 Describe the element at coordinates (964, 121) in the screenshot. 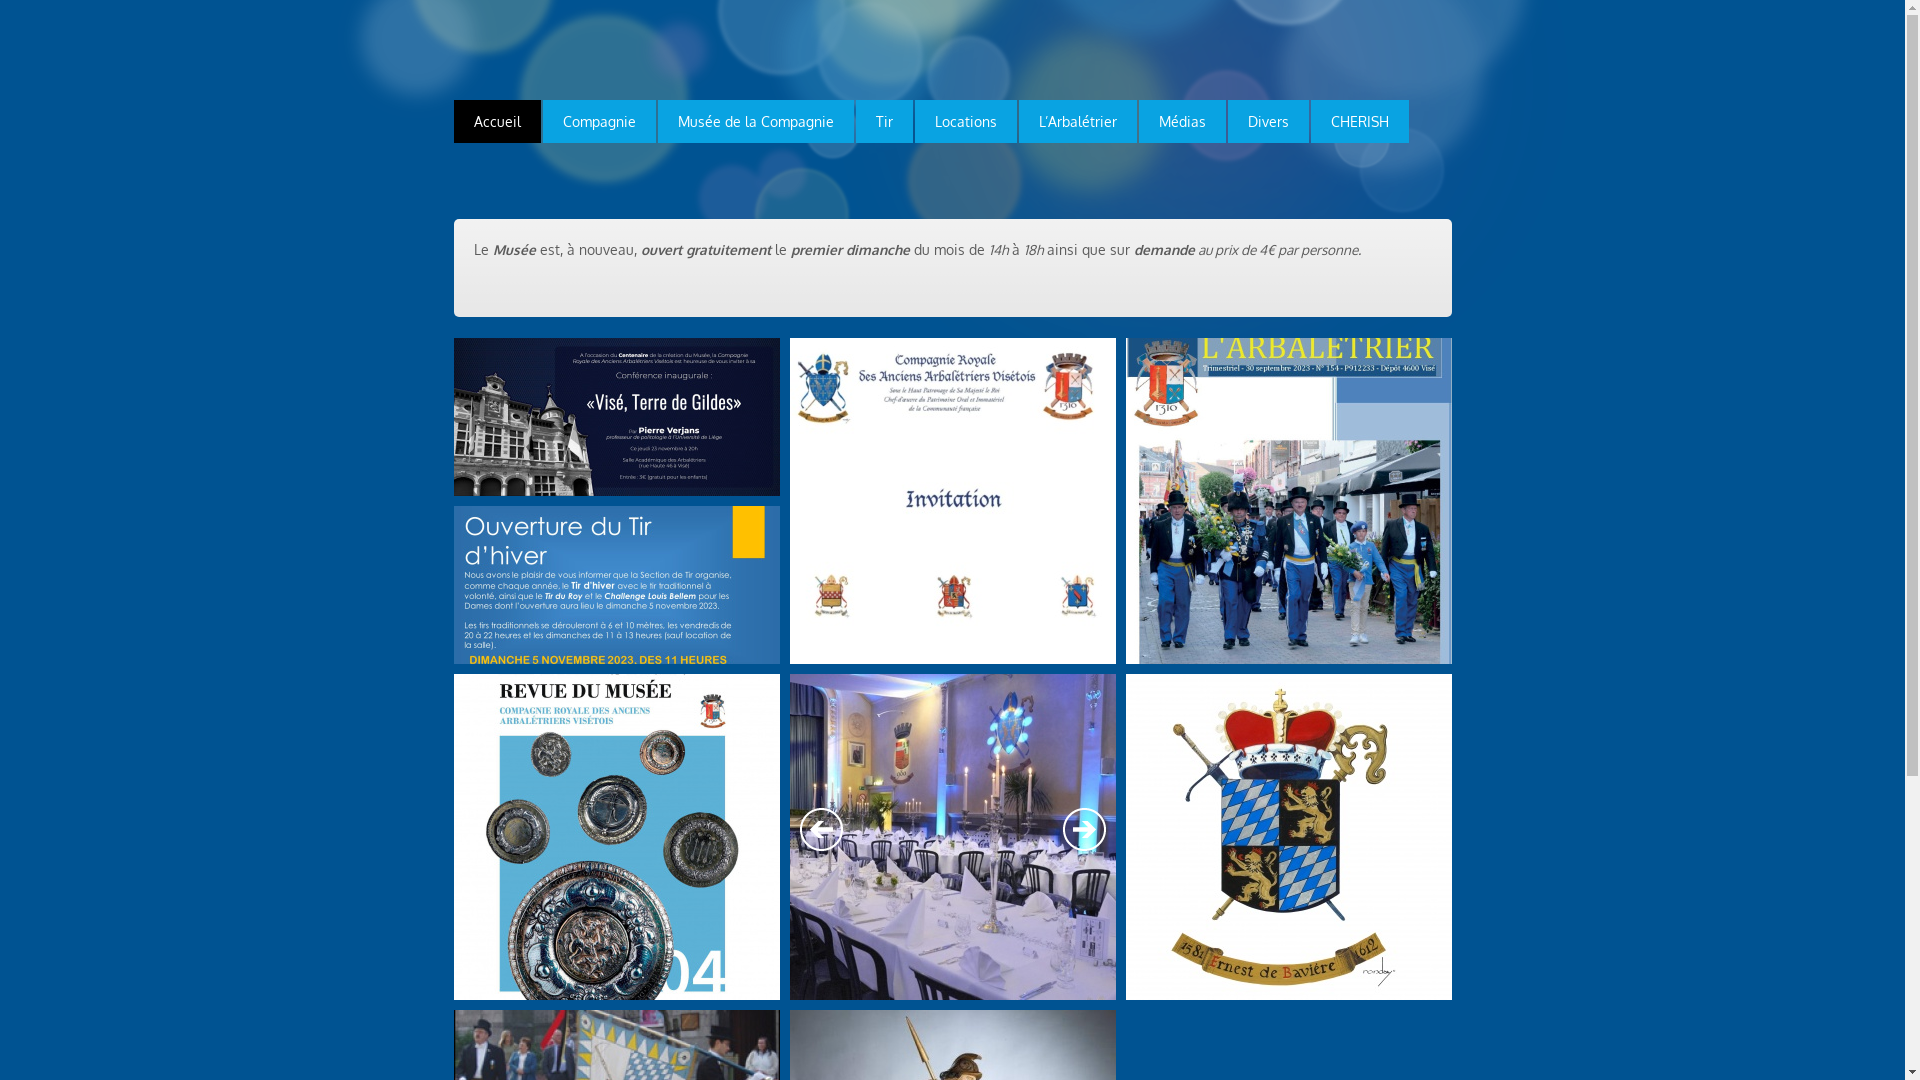

I see `'Locations'` at that location.